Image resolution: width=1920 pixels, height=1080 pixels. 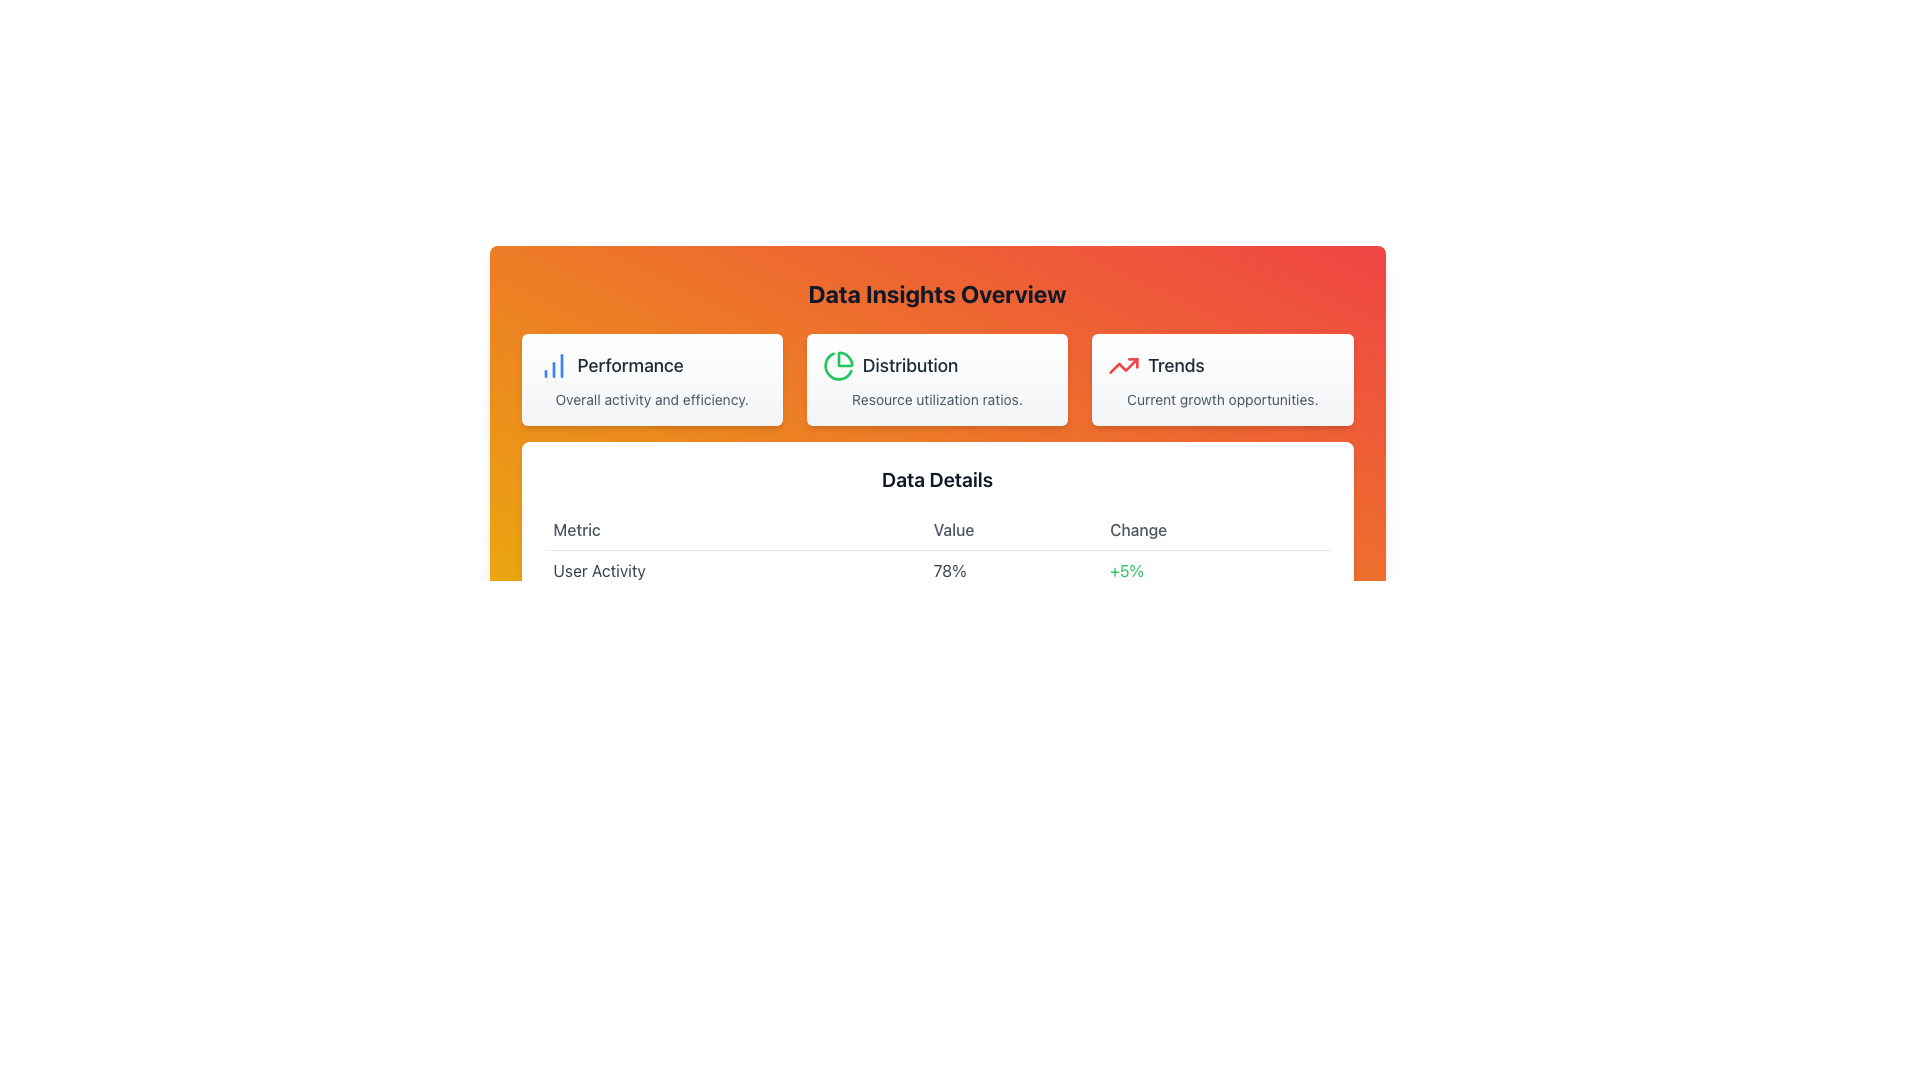 I want to click on the 'Trends' text label, which is styled in bold, medium-large font and dark gray color, located in the rightmost card of the 'Data Insights Overview' section, directly to the right of the upward trend line icon, so click(x=1176, y=366).